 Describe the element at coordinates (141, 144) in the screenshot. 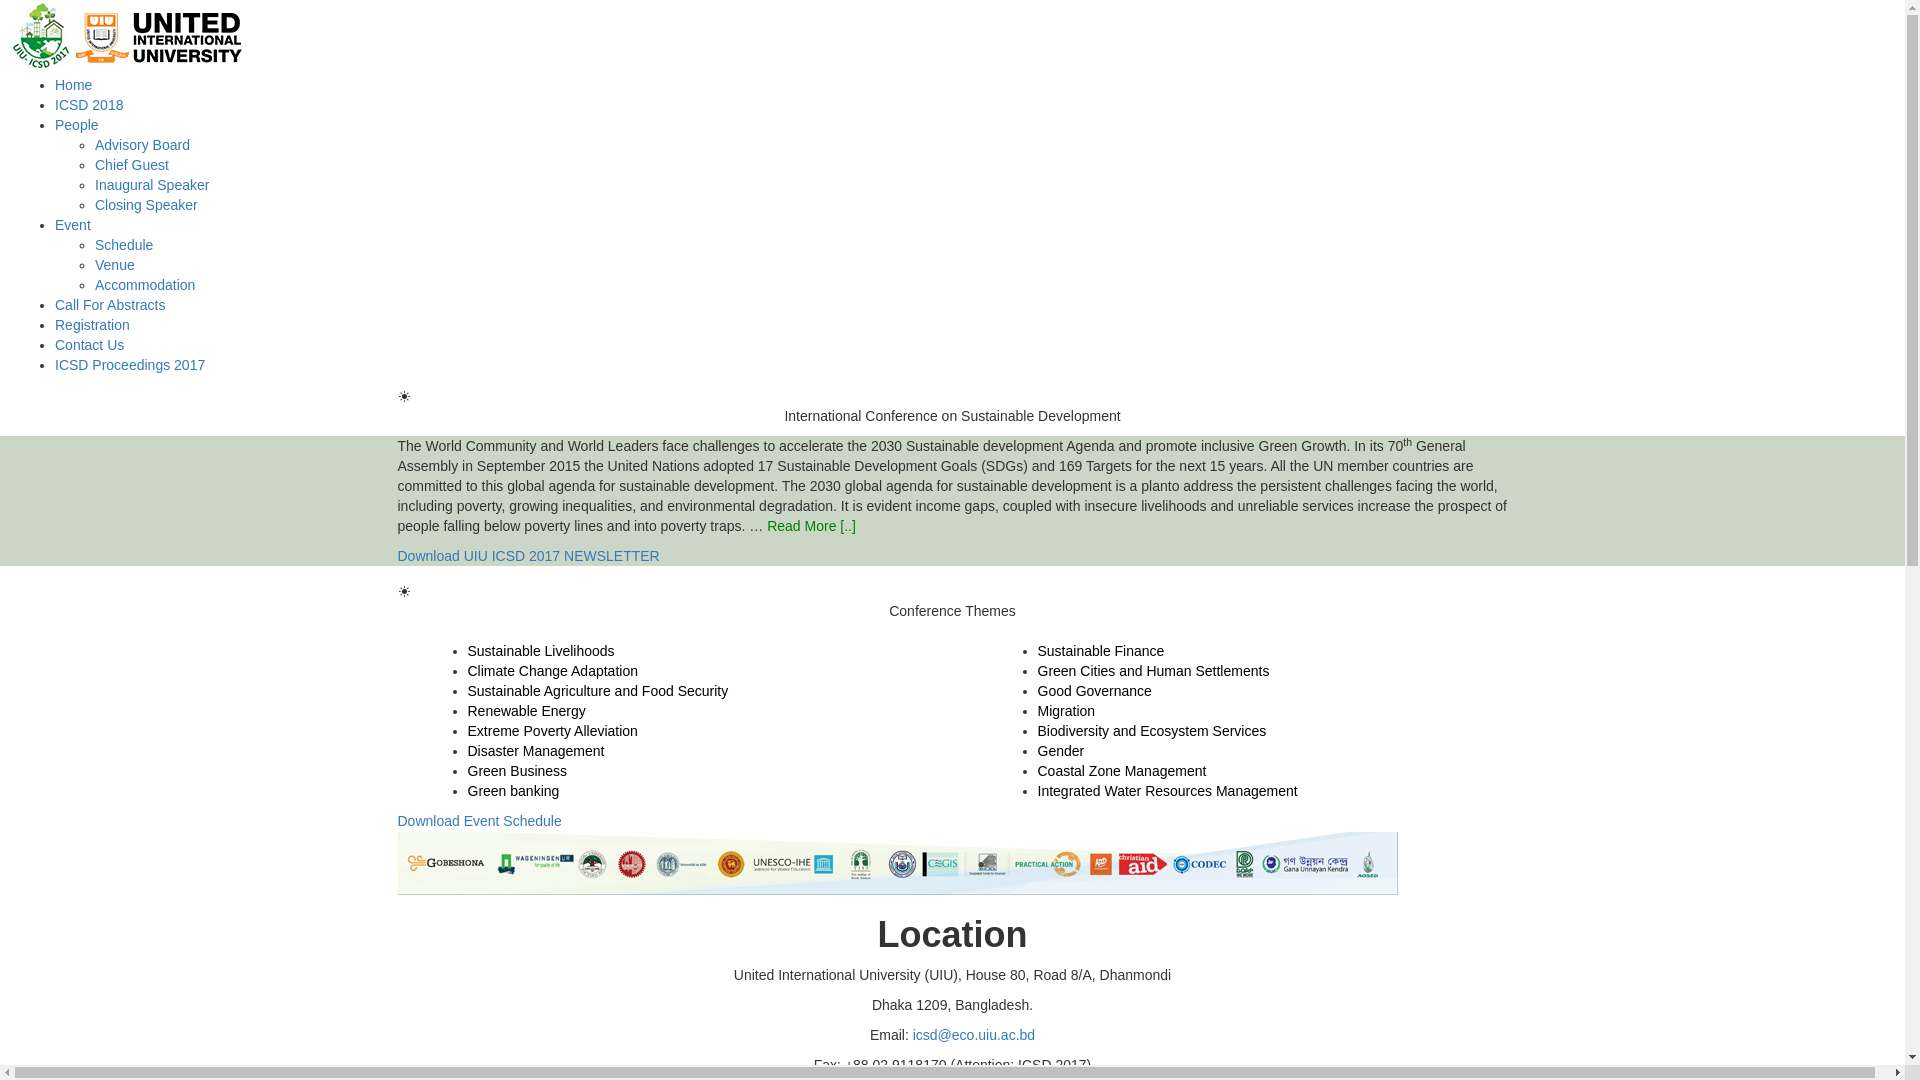

I see `'Advisory Board'` at that location.